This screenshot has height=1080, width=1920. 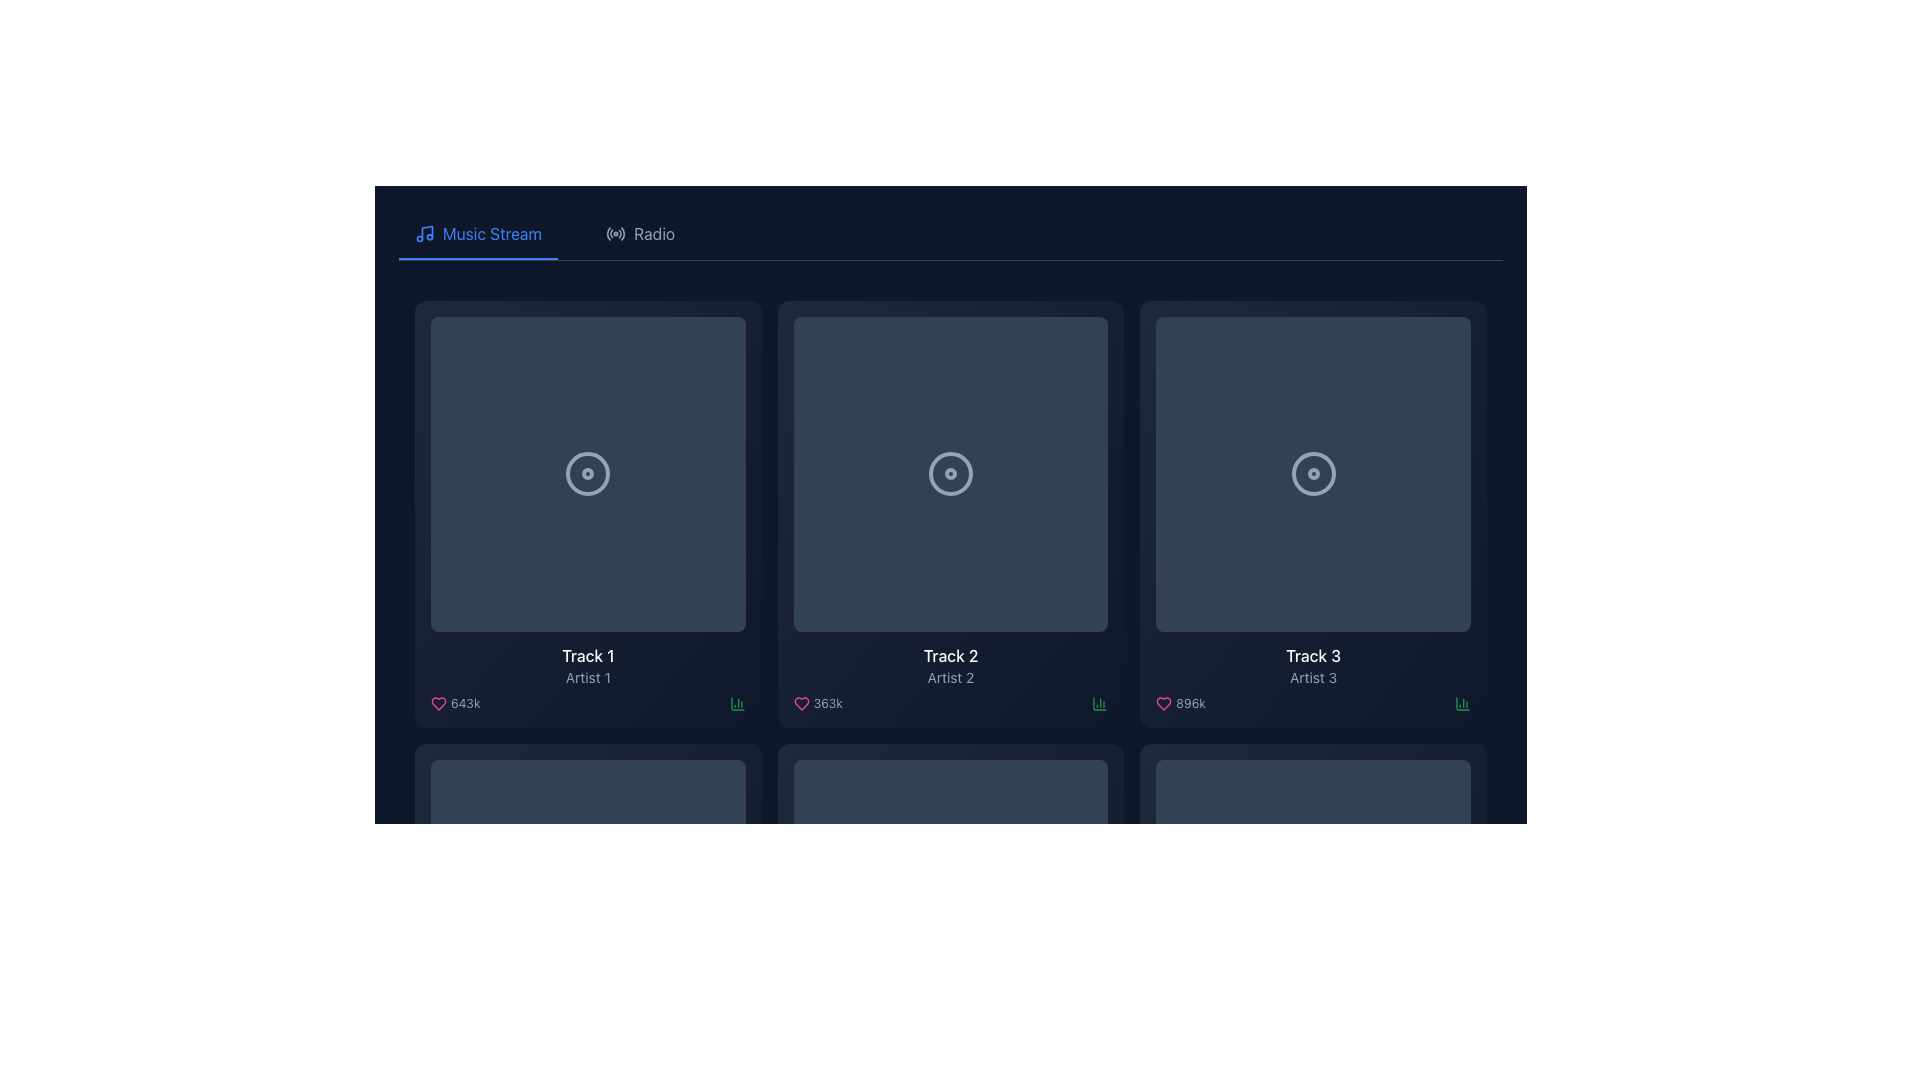 What do you see at coordinates (801, 702) in the screenshot?
I see `the pink heart-shaped icon to like or favorite 'Track 2' represented in the media application` at bounding box center [801, 702].